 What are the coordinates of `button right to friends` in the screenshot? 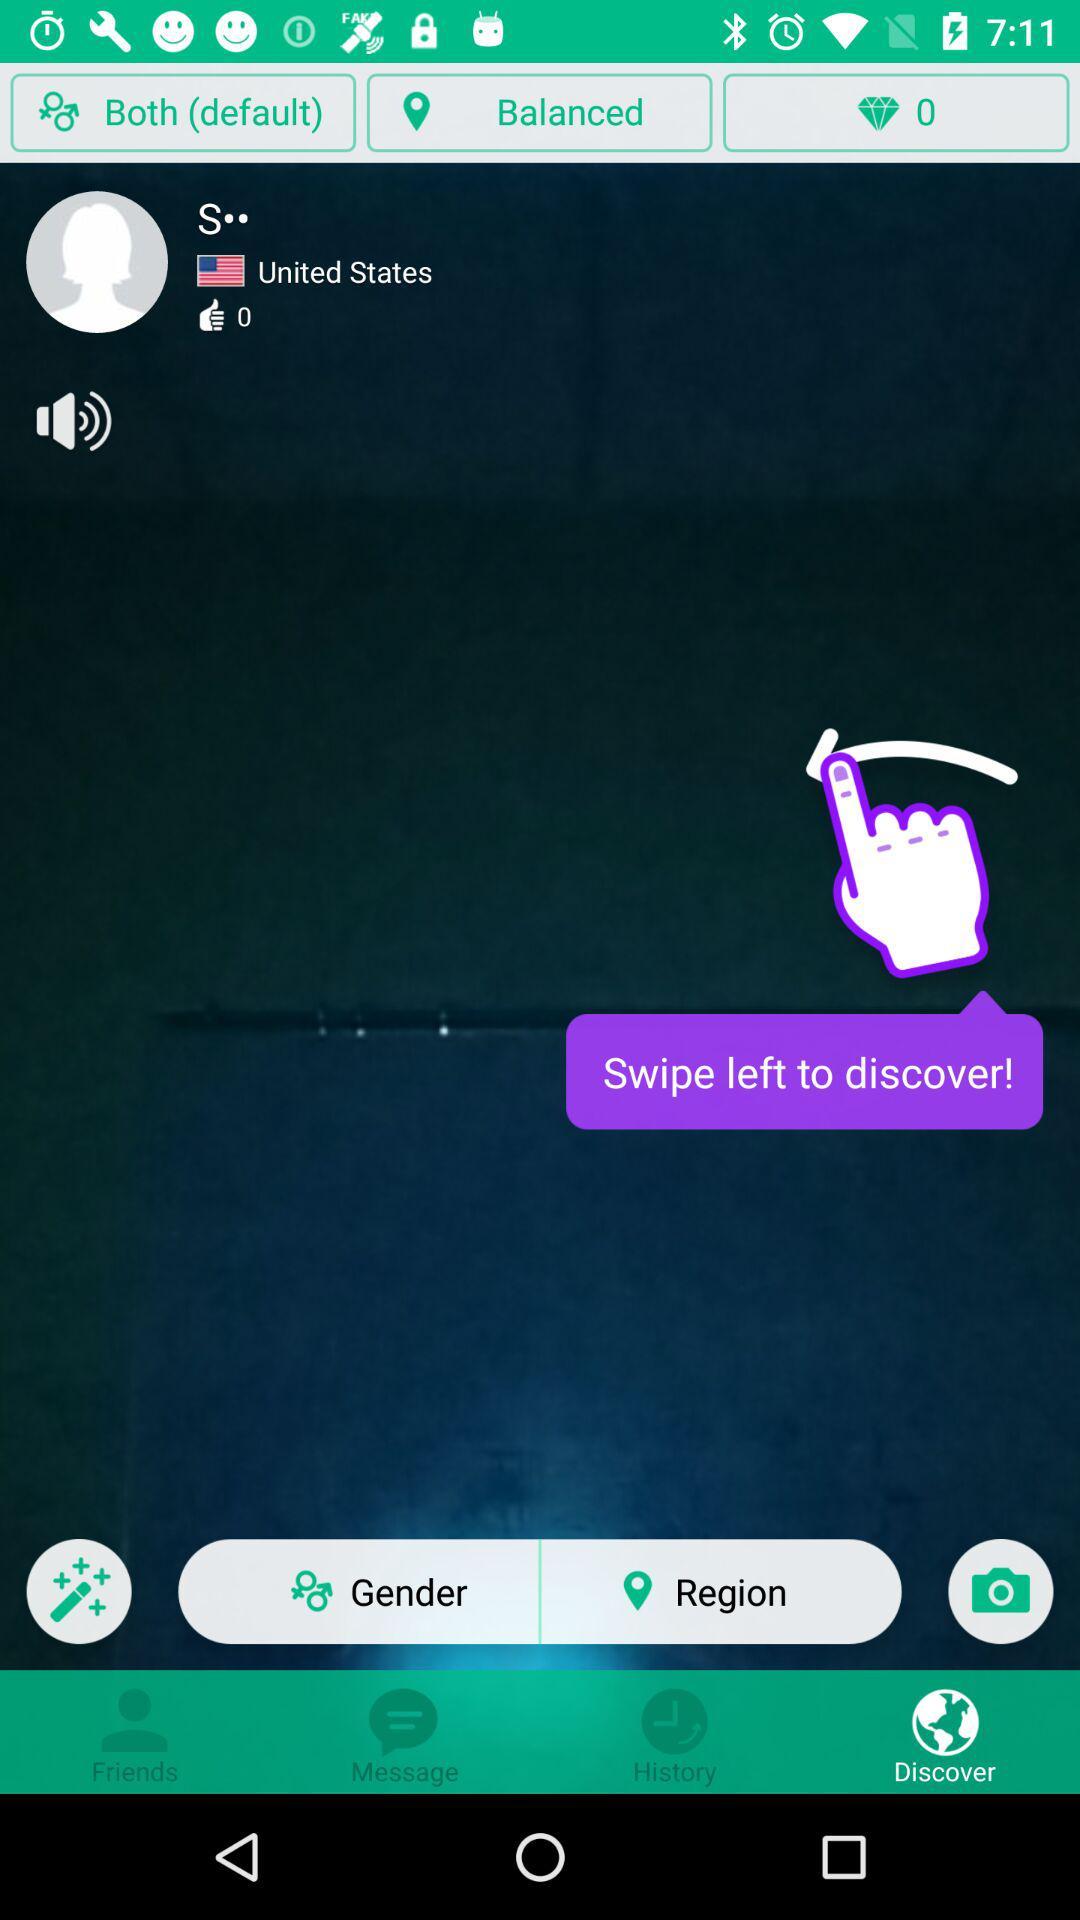 It's located at (405, 1731).